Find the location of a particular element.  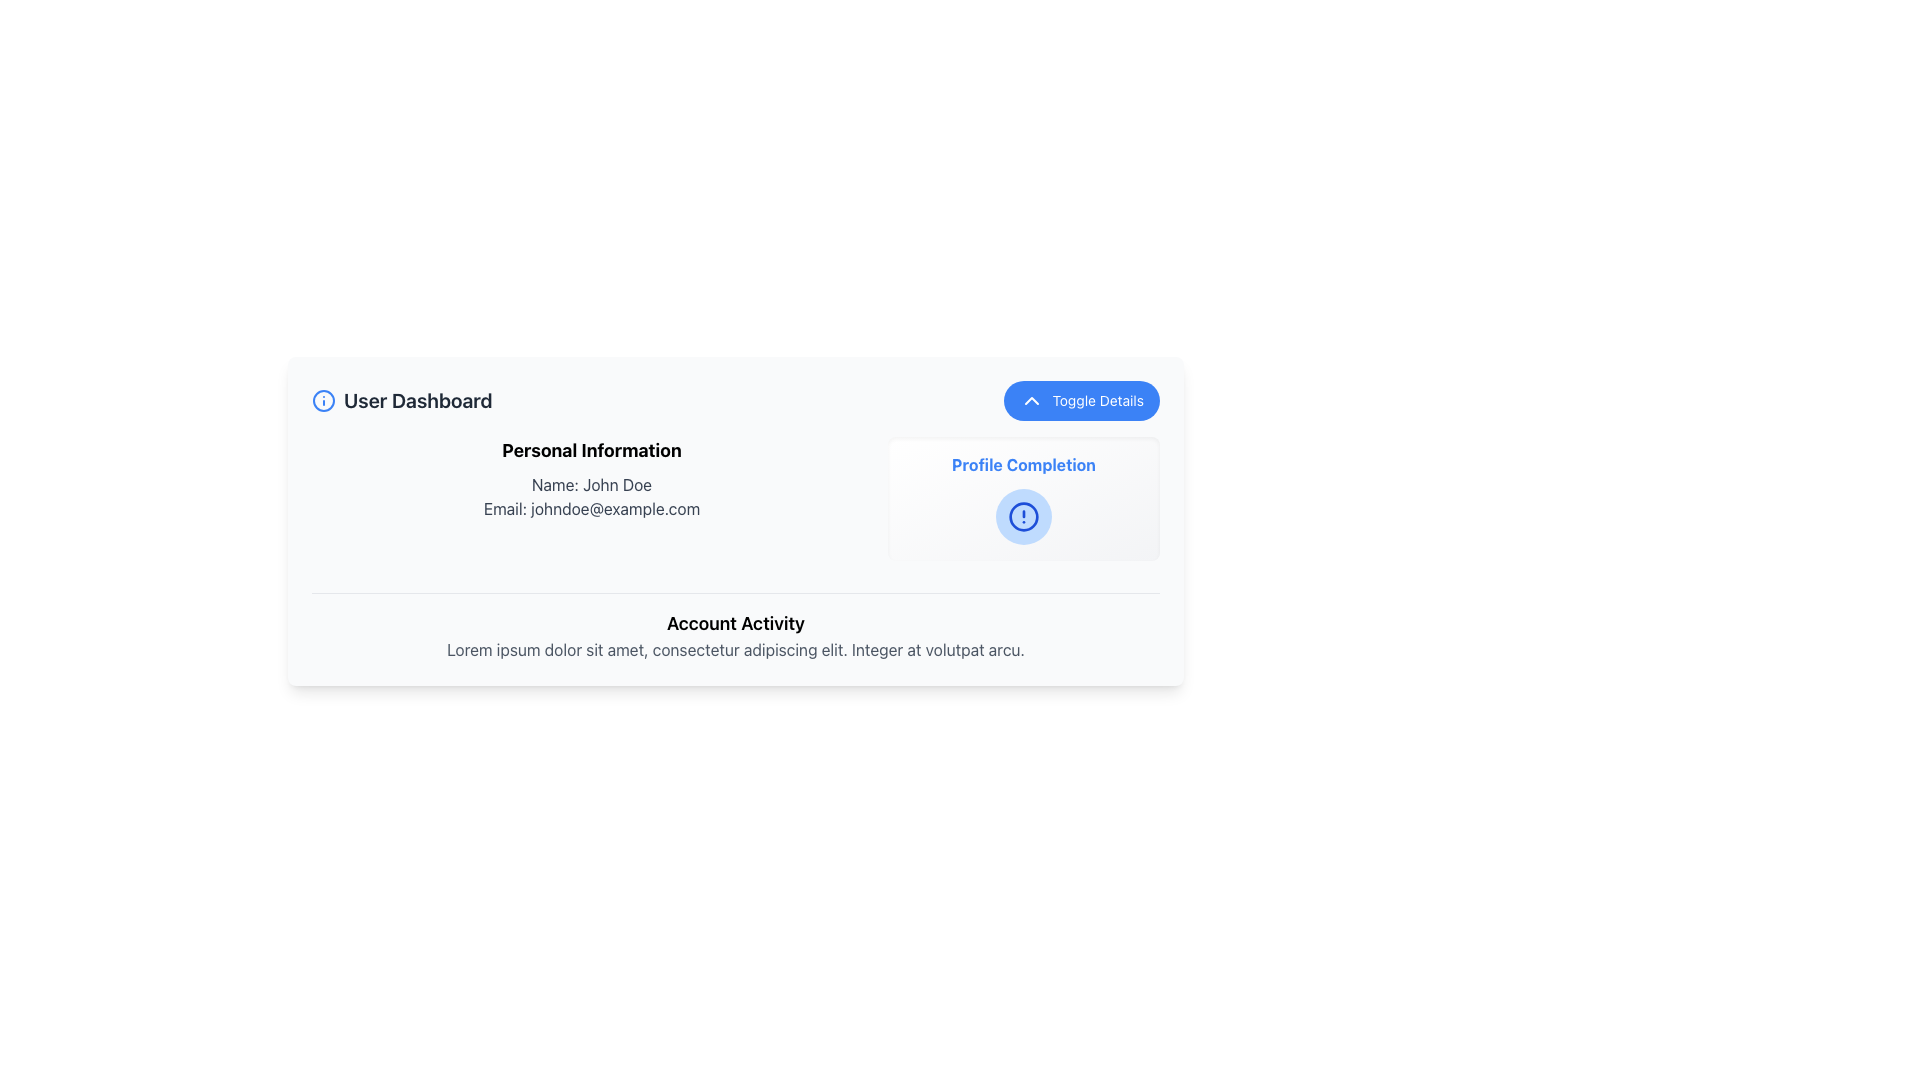

the informational icon located to the left of the 'User Dashboard' text in the header section is located at coordinates (324, 401).